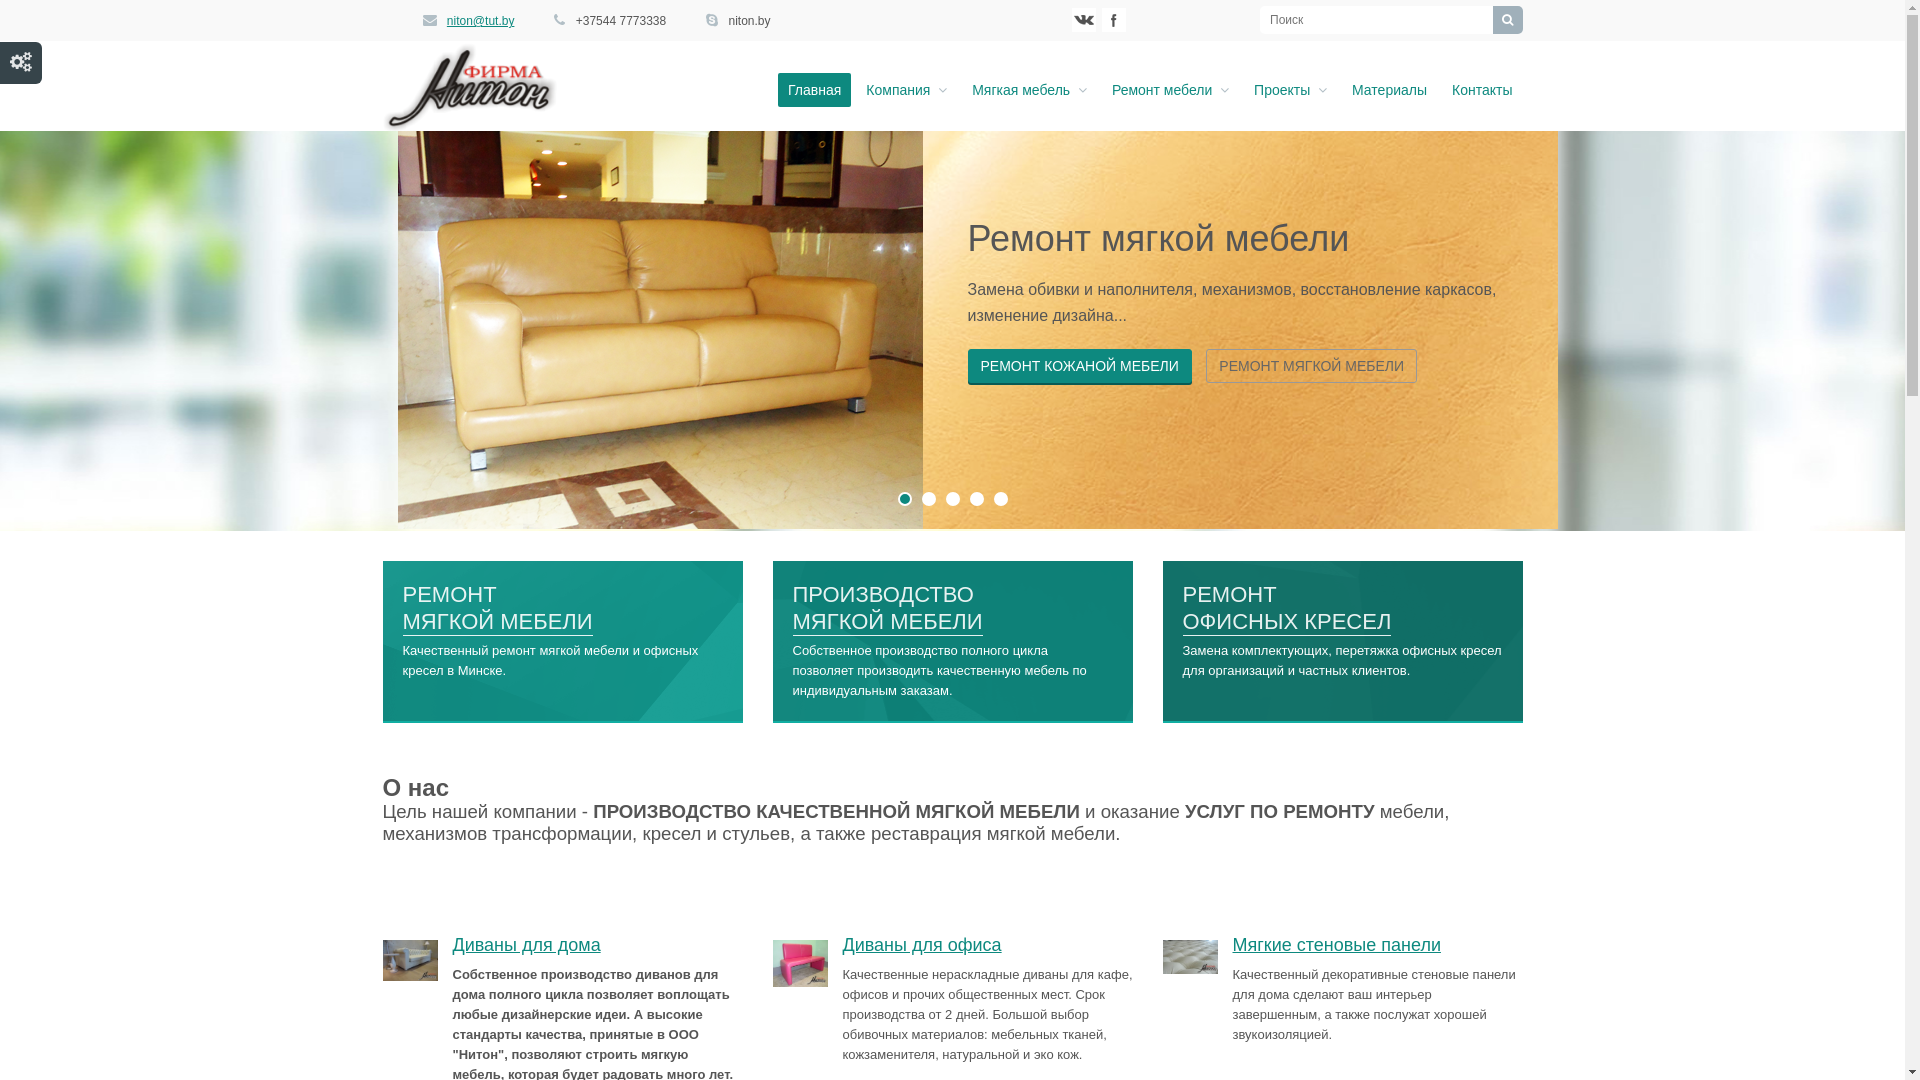 This screenshot has height=1080, width=1920. Describe the element at coordinates (977, 497) in the screenshot. I see `'4'` at that location.